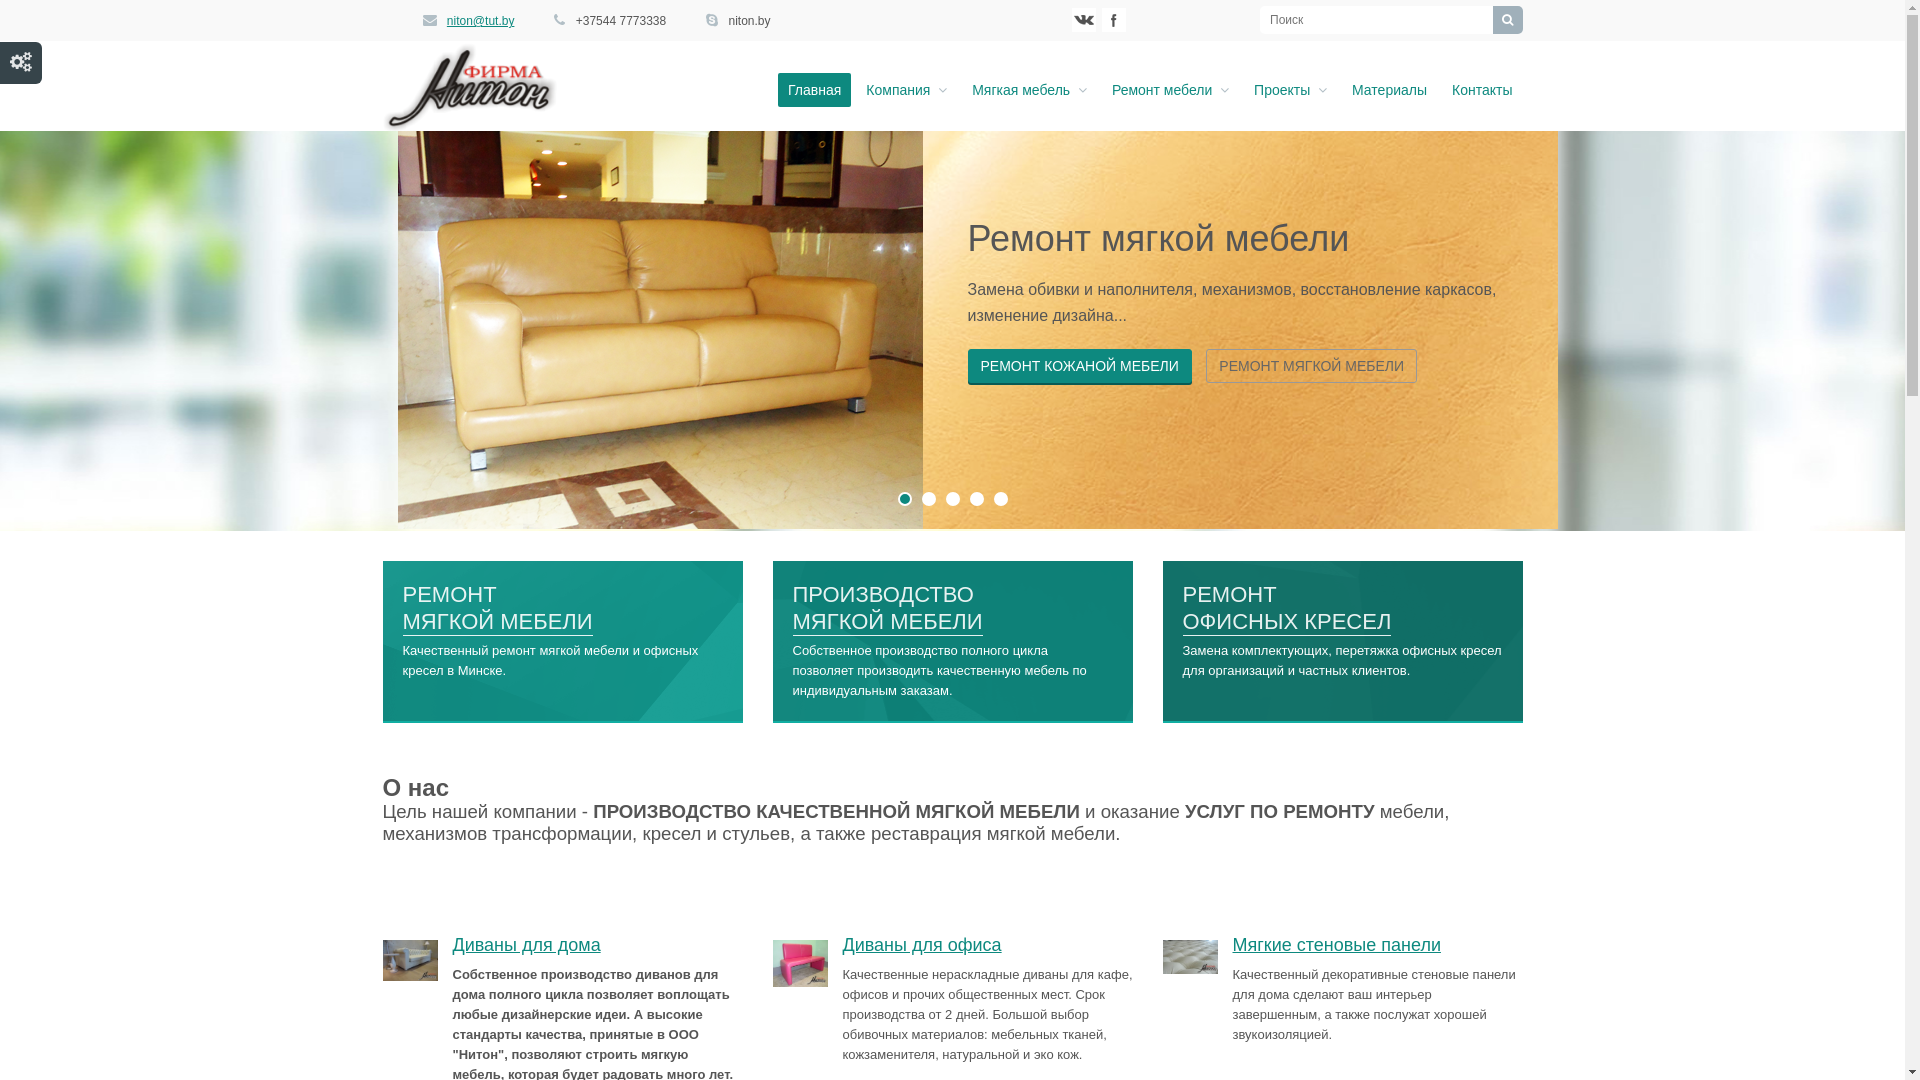 This screenshot has height=1080, width=1920. Describe the element at coordinates (977, 497) in the screenshot. I see `'4'` at that location.